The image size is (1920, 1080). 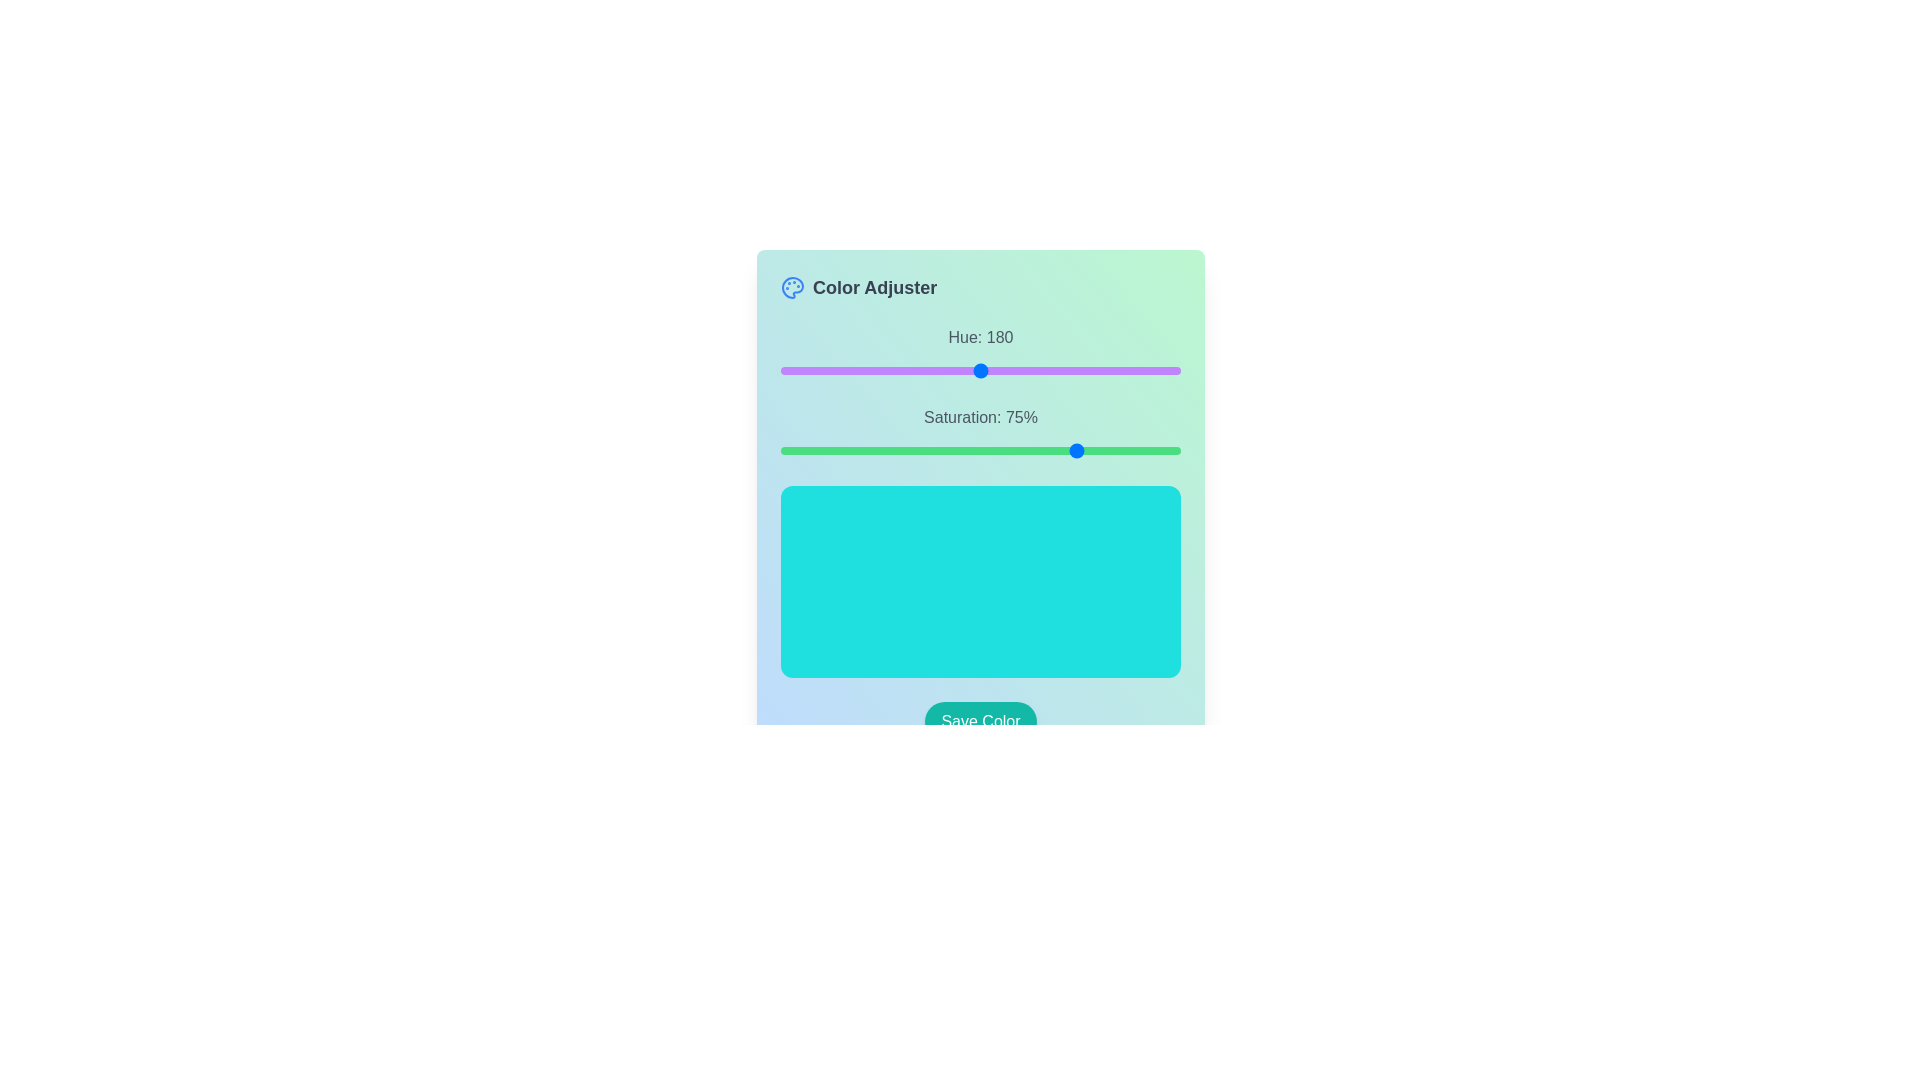 I want to click on text from the 'Color Adjuster' text label displayed in a bold, large font with a grayish hue, located to the right of a palette icon in the header section of the user interface, so click(x=875, y=288).